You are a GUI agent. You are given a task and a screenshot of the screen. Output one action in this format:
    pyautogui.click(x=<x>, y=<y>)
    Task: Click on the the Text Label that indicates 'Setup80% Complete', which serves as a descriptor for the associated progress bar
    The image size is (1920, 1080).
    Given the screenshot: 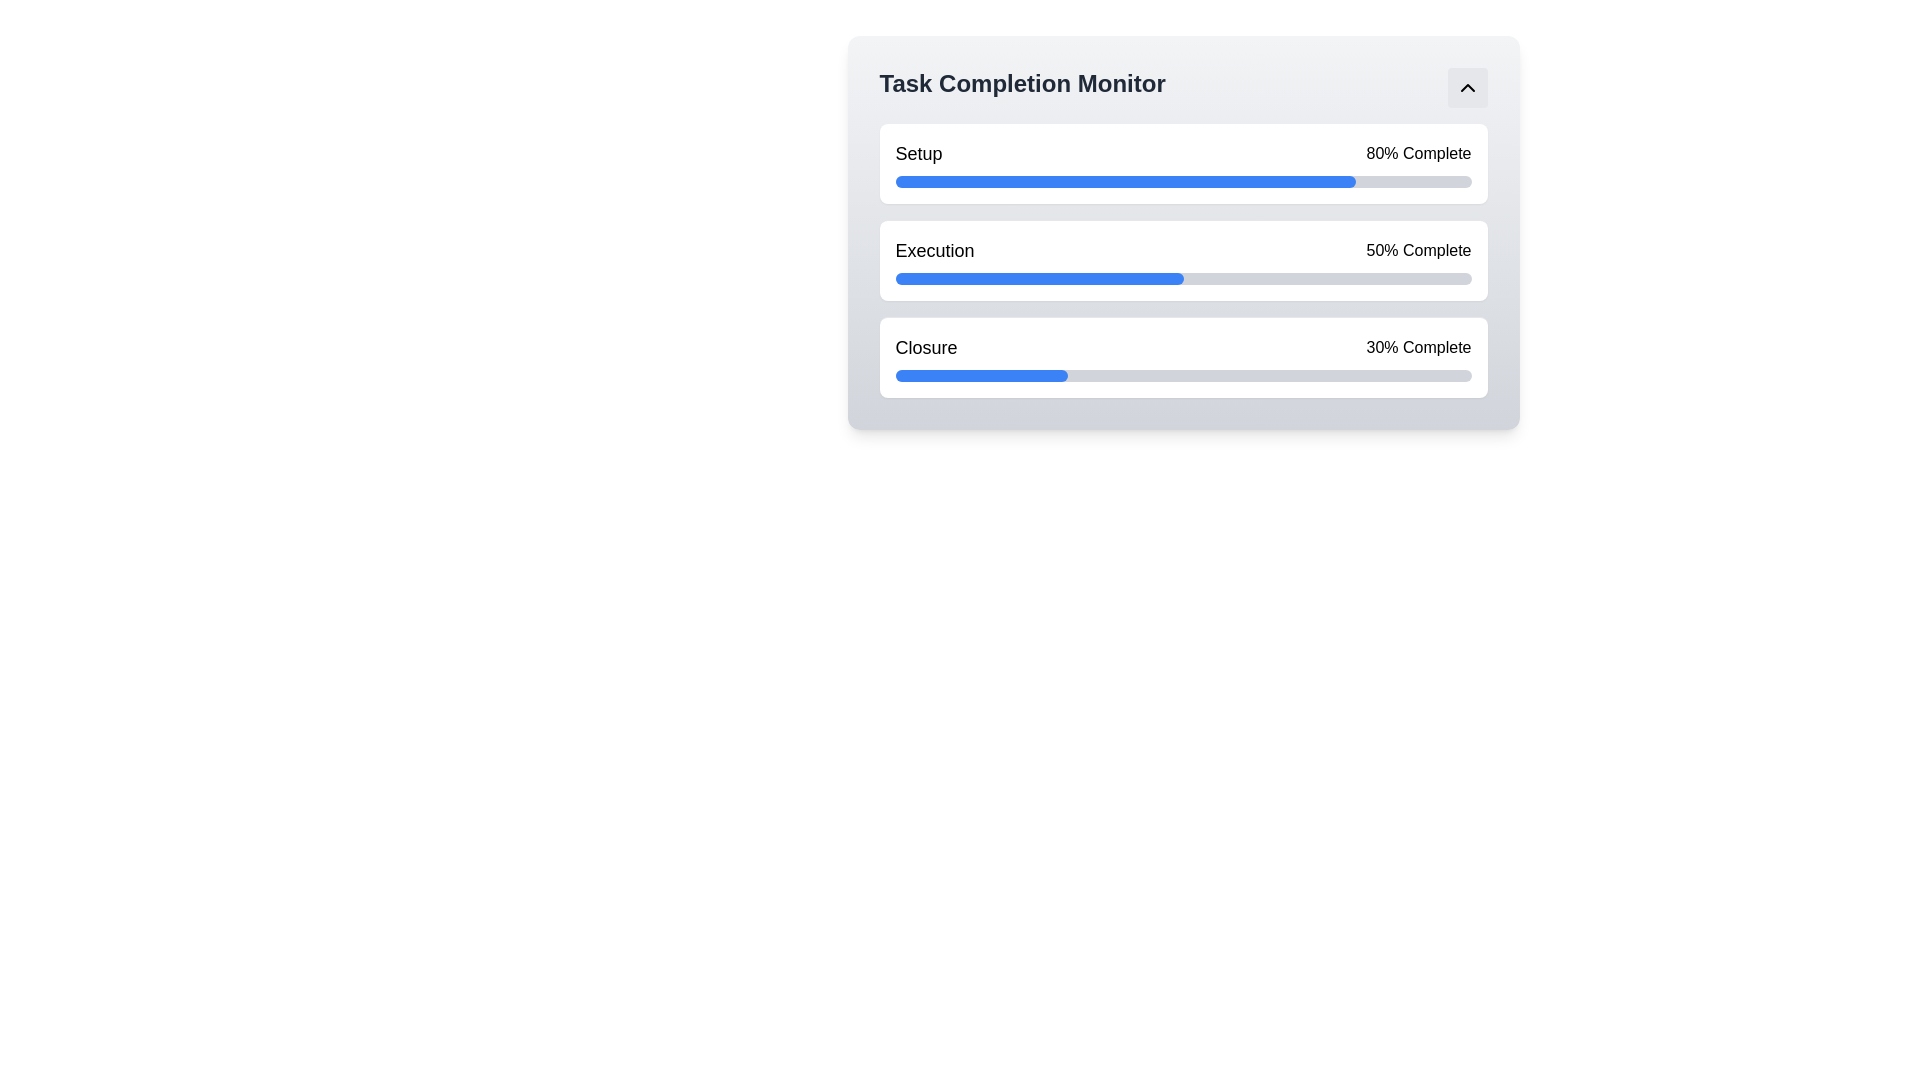 What is the action you would take?
    pyautogui.click(x=918, y=153)
    